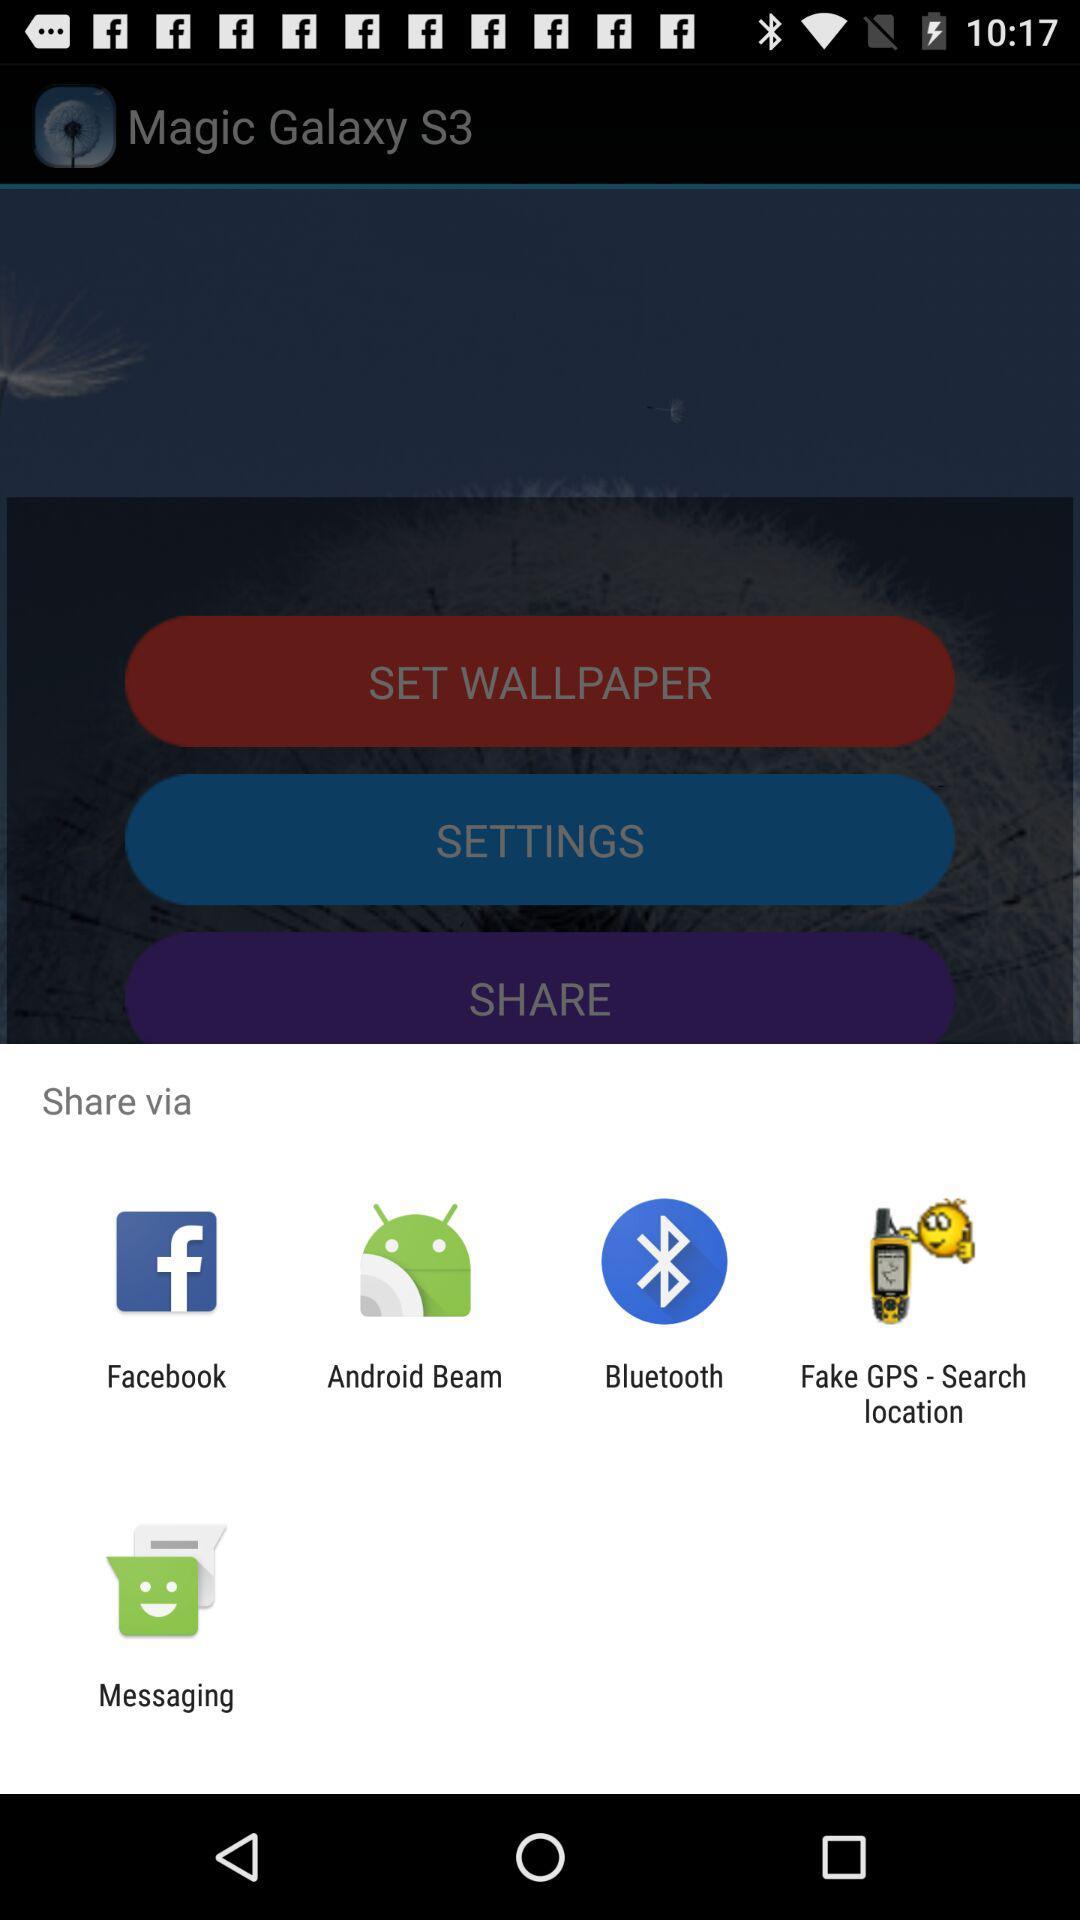 Image resolution: width=1080 pixels, height=1920 pixels. What do you see at coordinates (664, 1392) in the screenshot?
I see `the bluetooth app` at bounding box center [664, 1392].